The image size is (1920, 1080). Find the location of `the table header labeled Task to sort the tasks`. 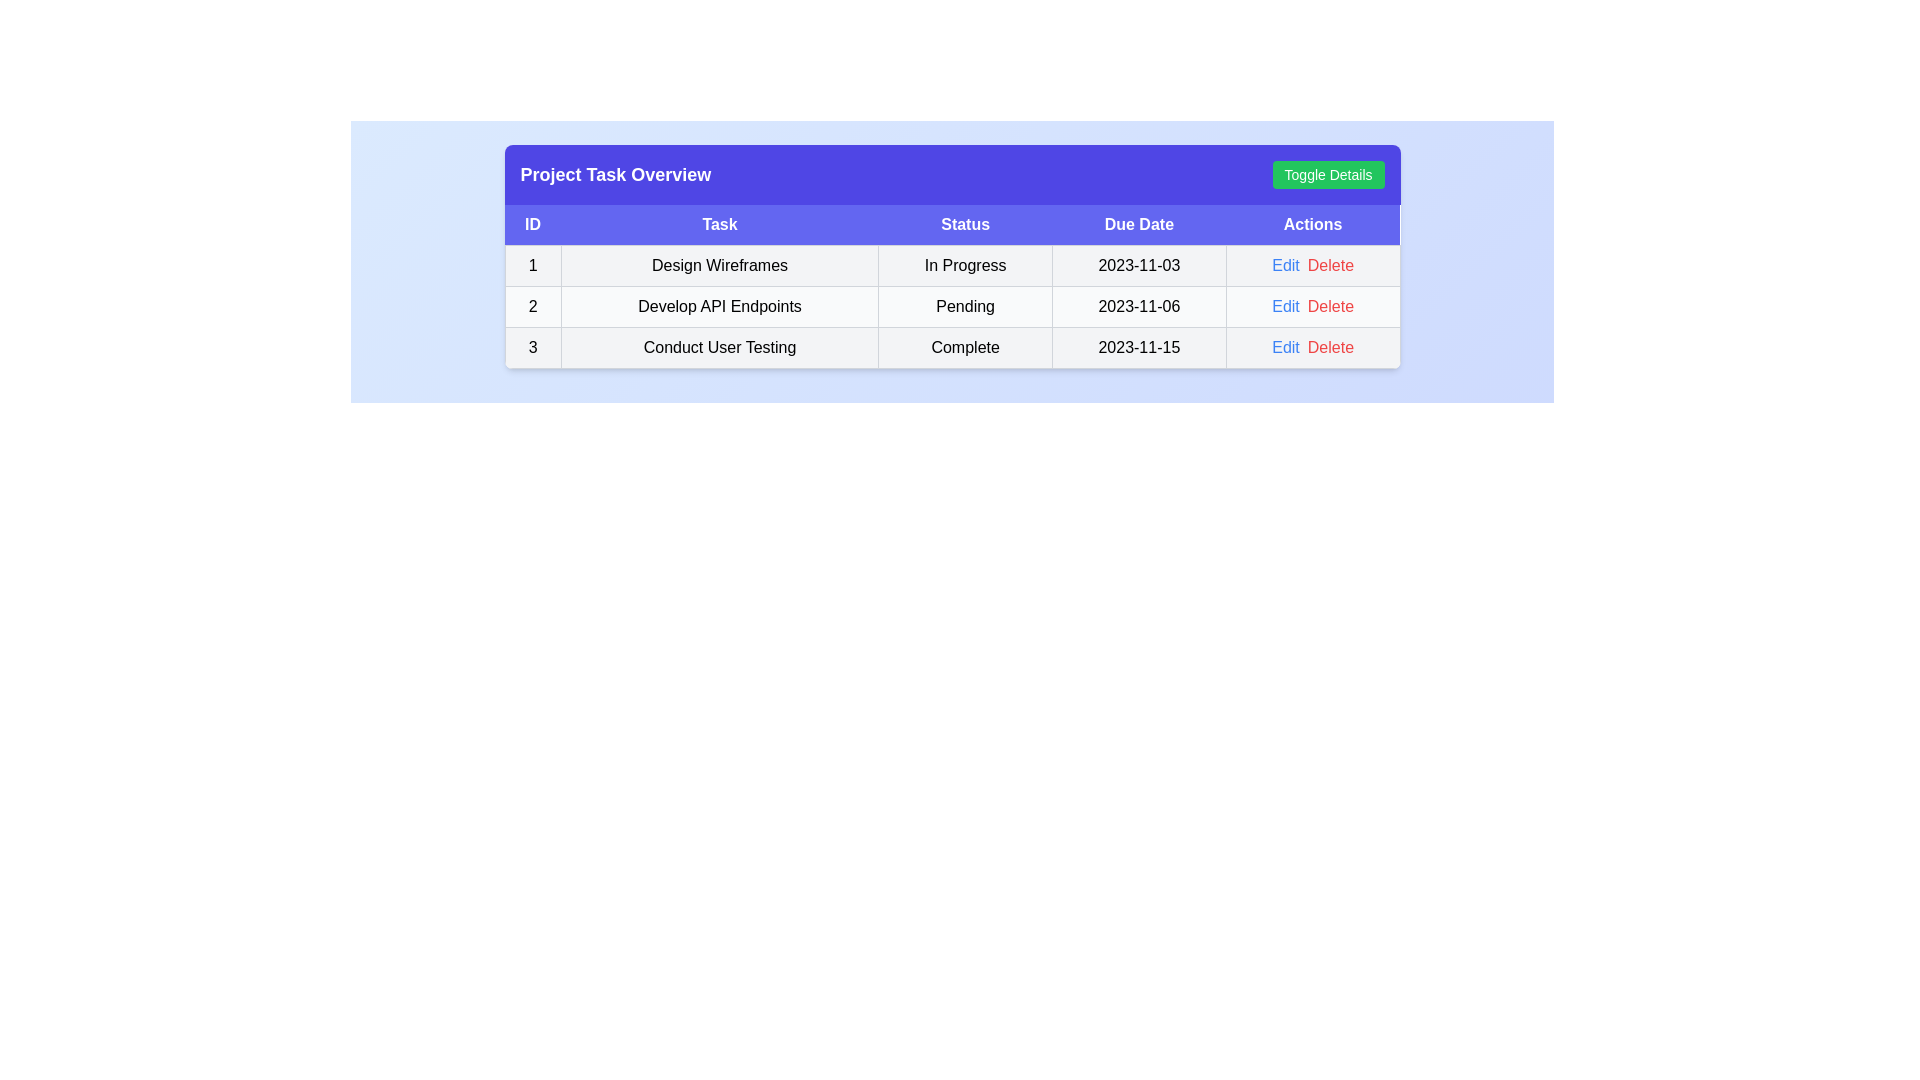

the table header labeled Task to sort the tasks is located at coordinates (720, 225).